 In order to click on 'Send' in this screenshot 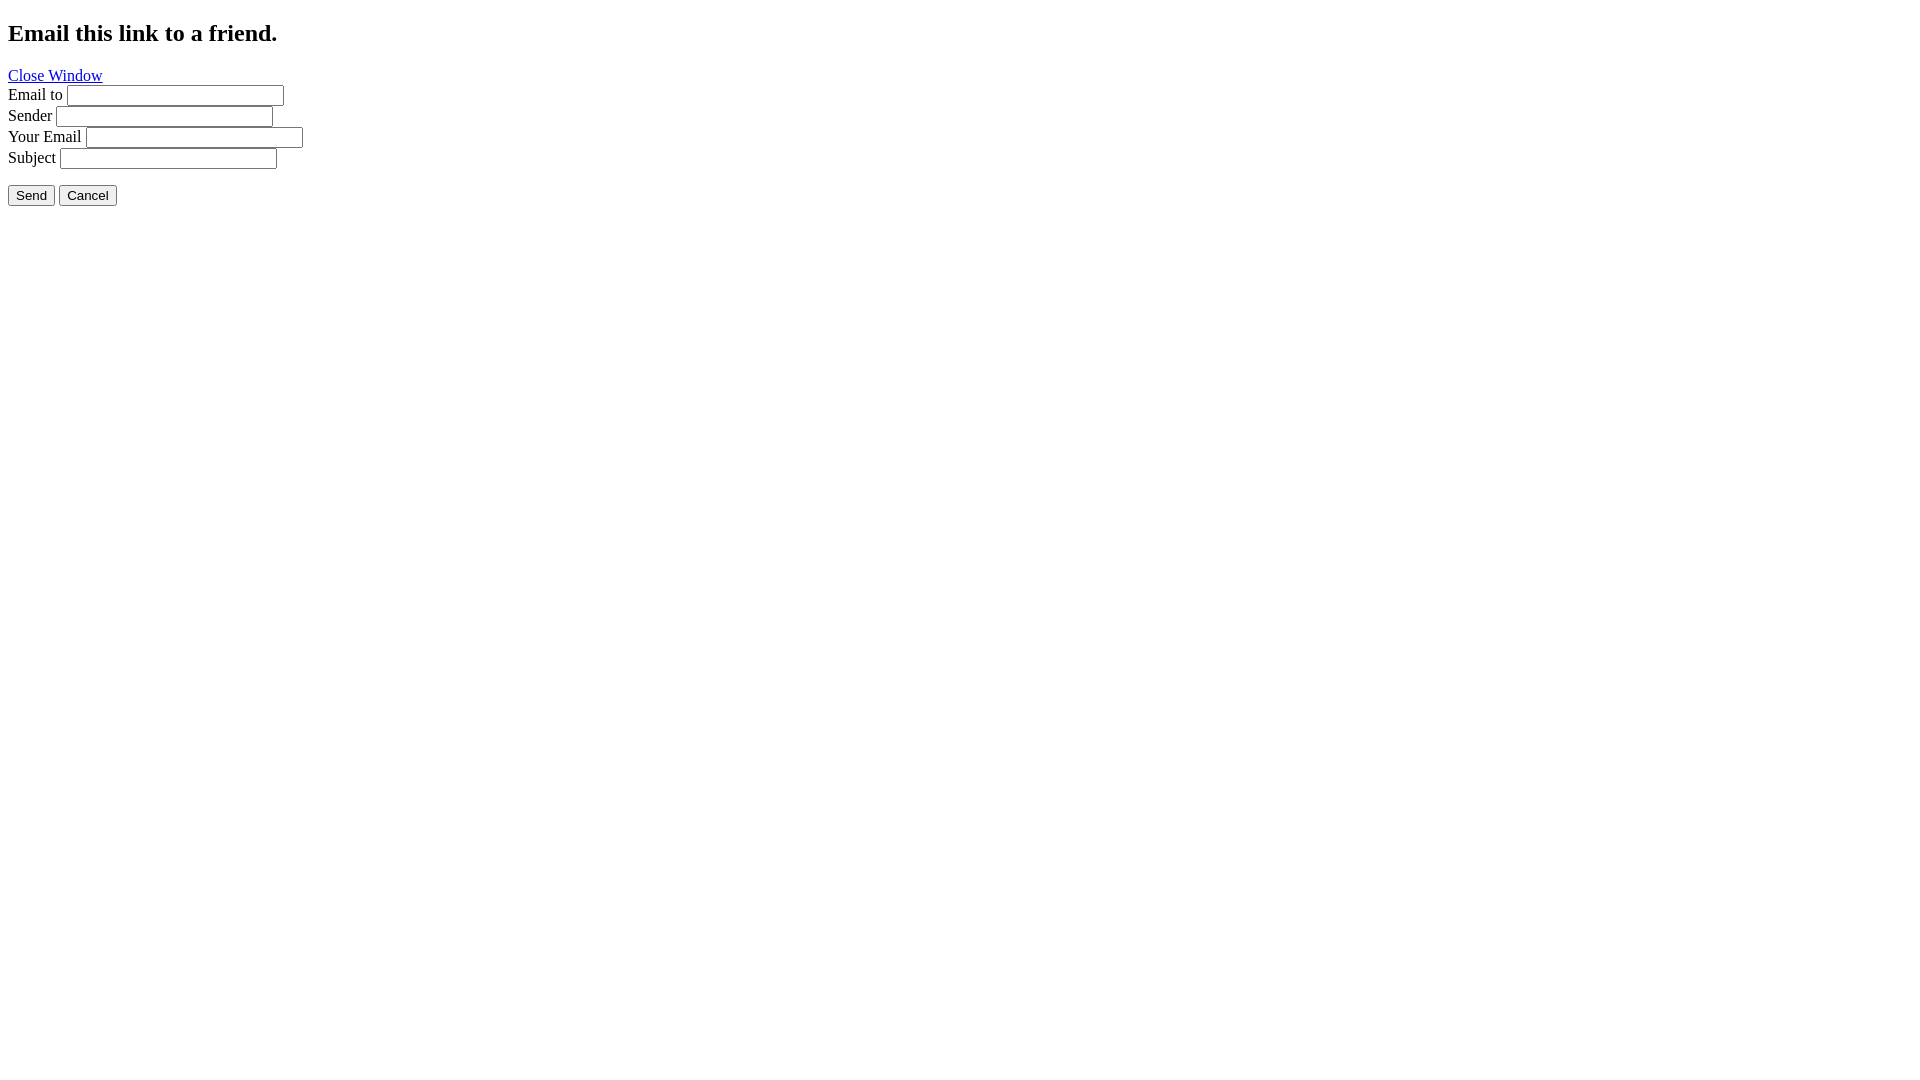, I will do `click(8, 195)`.